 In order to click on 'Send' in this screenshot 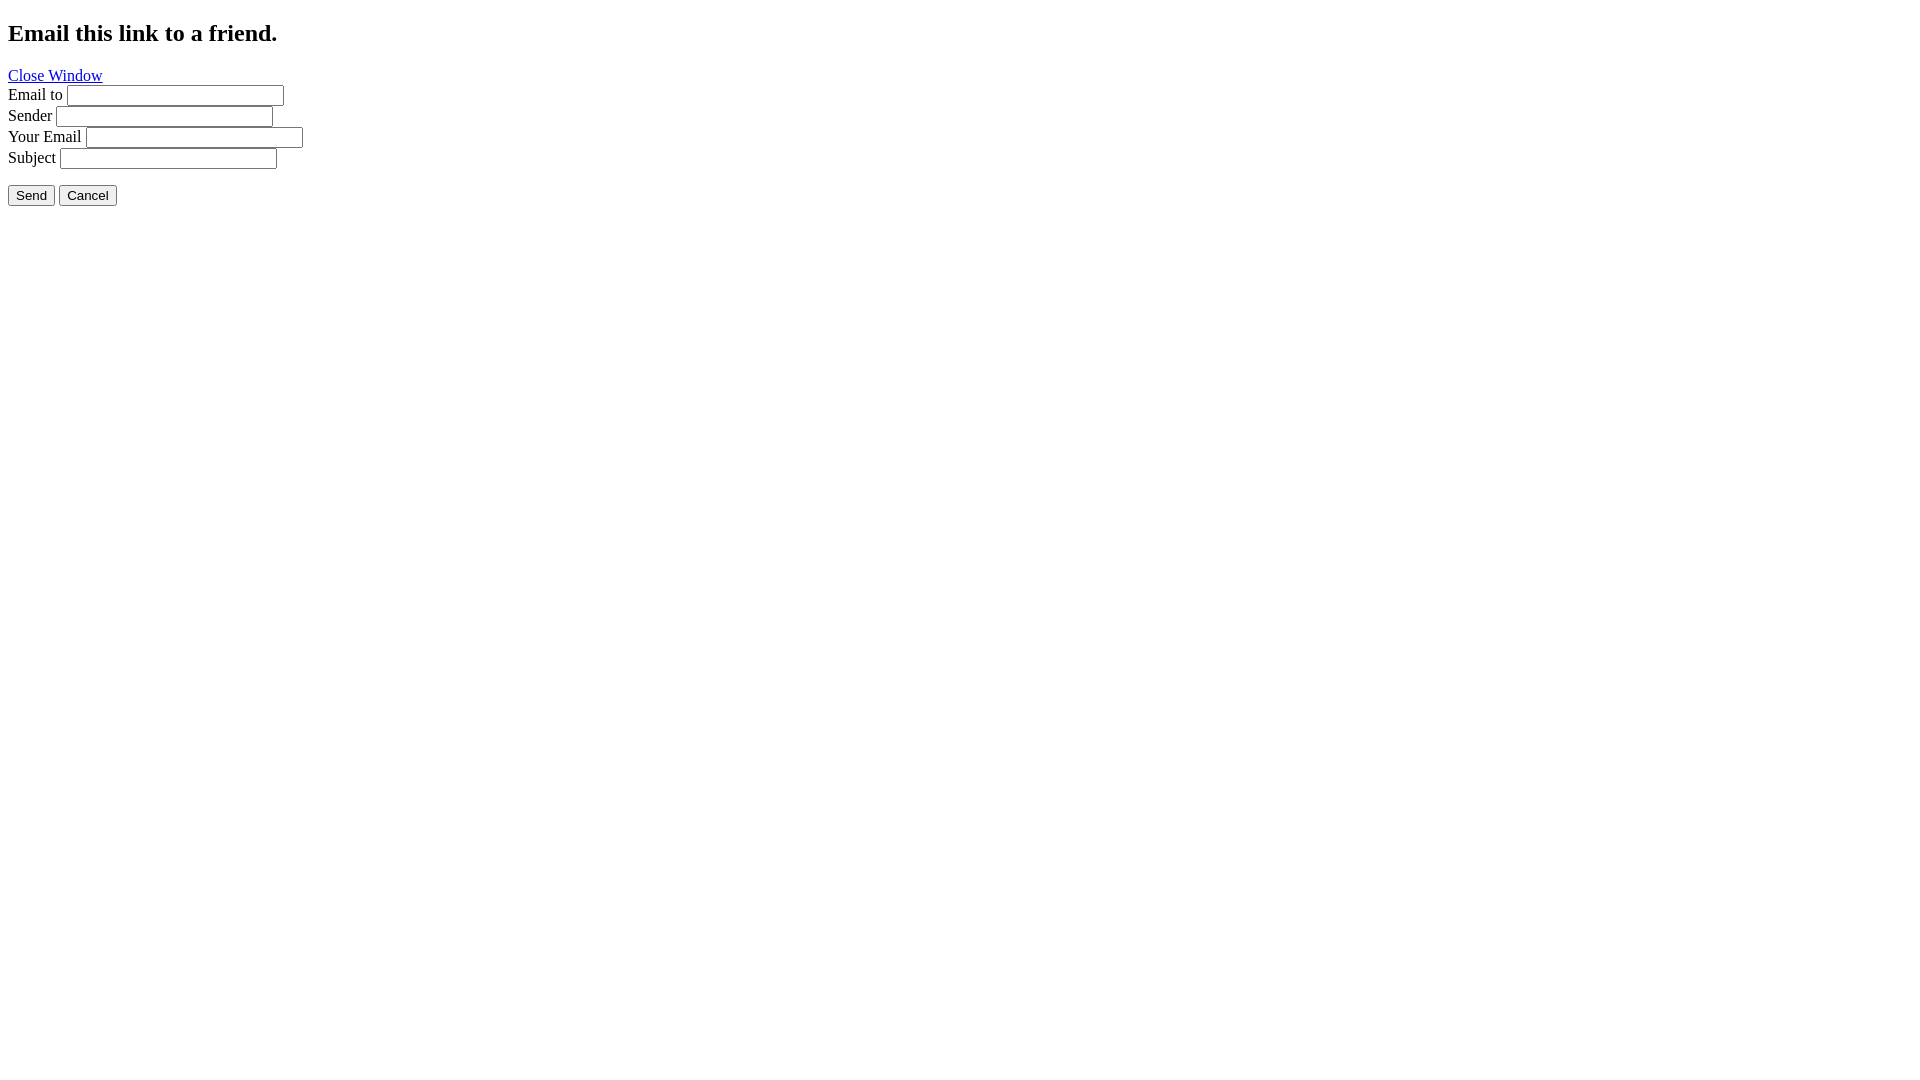, I will do `click(8, 195)`.